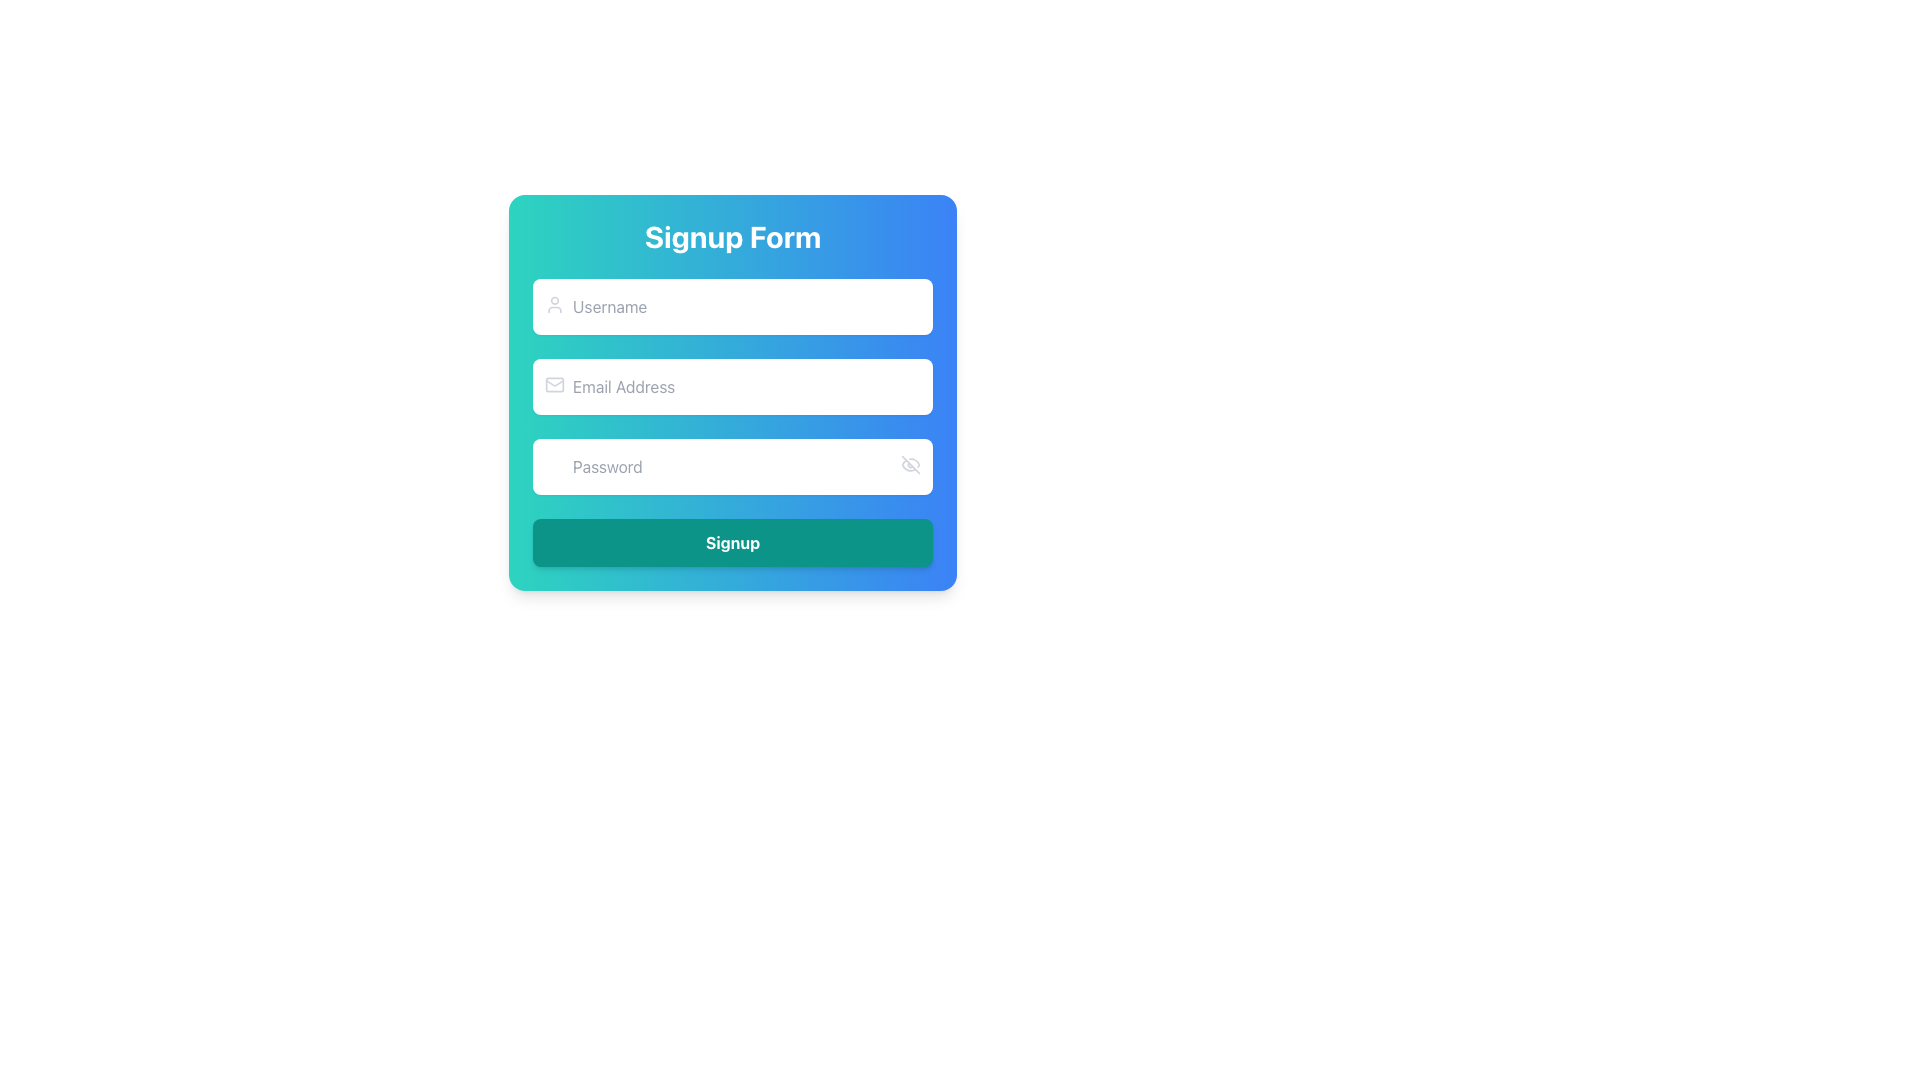 This screenshot has height=1080, width=1920. I want to click on and drop text into the text input field for 'Email Address' within the signup form, styled with rounded corners and a light background, so click(732, 386).